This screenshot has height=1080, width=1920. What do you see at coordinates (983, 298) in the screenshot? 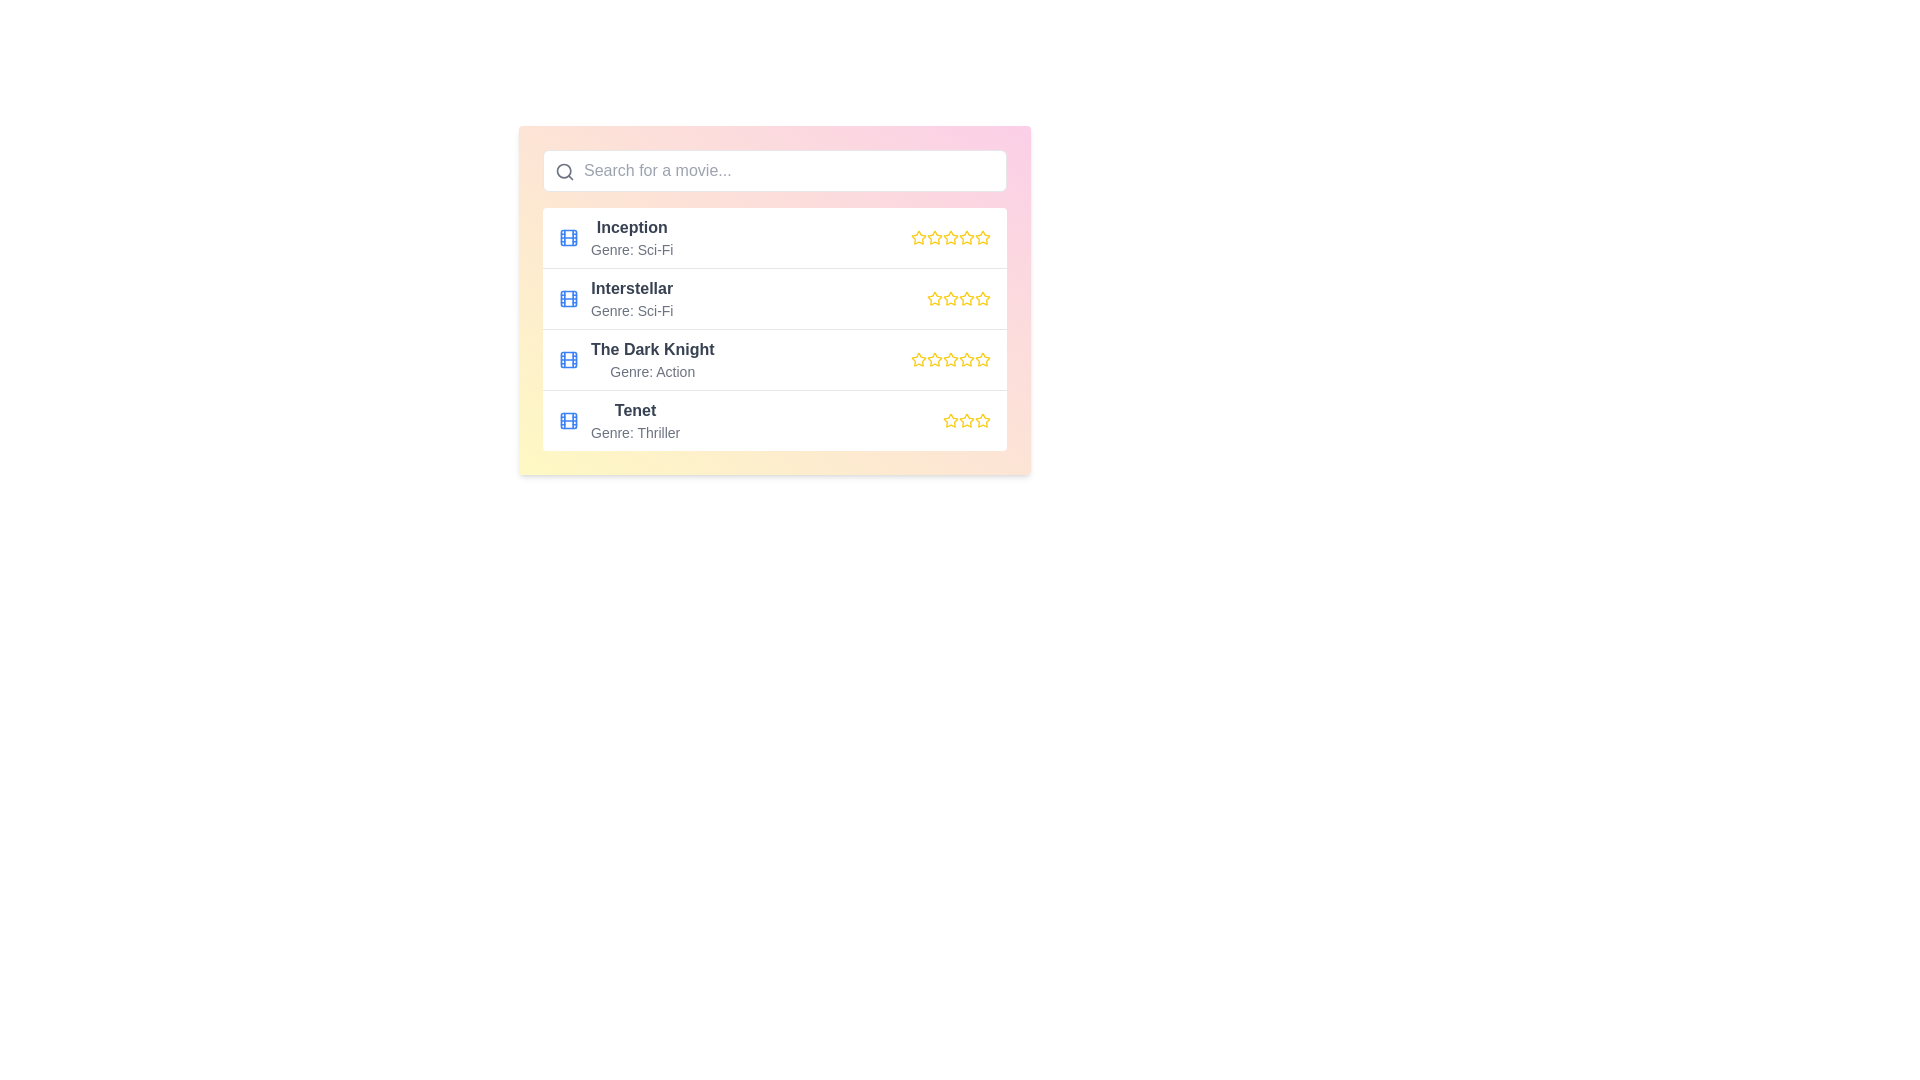
I see `the star icon for rating the movie 'Interstellar', which is located in the second row and fourth position of the movie list` at bounding box center [983, 298].